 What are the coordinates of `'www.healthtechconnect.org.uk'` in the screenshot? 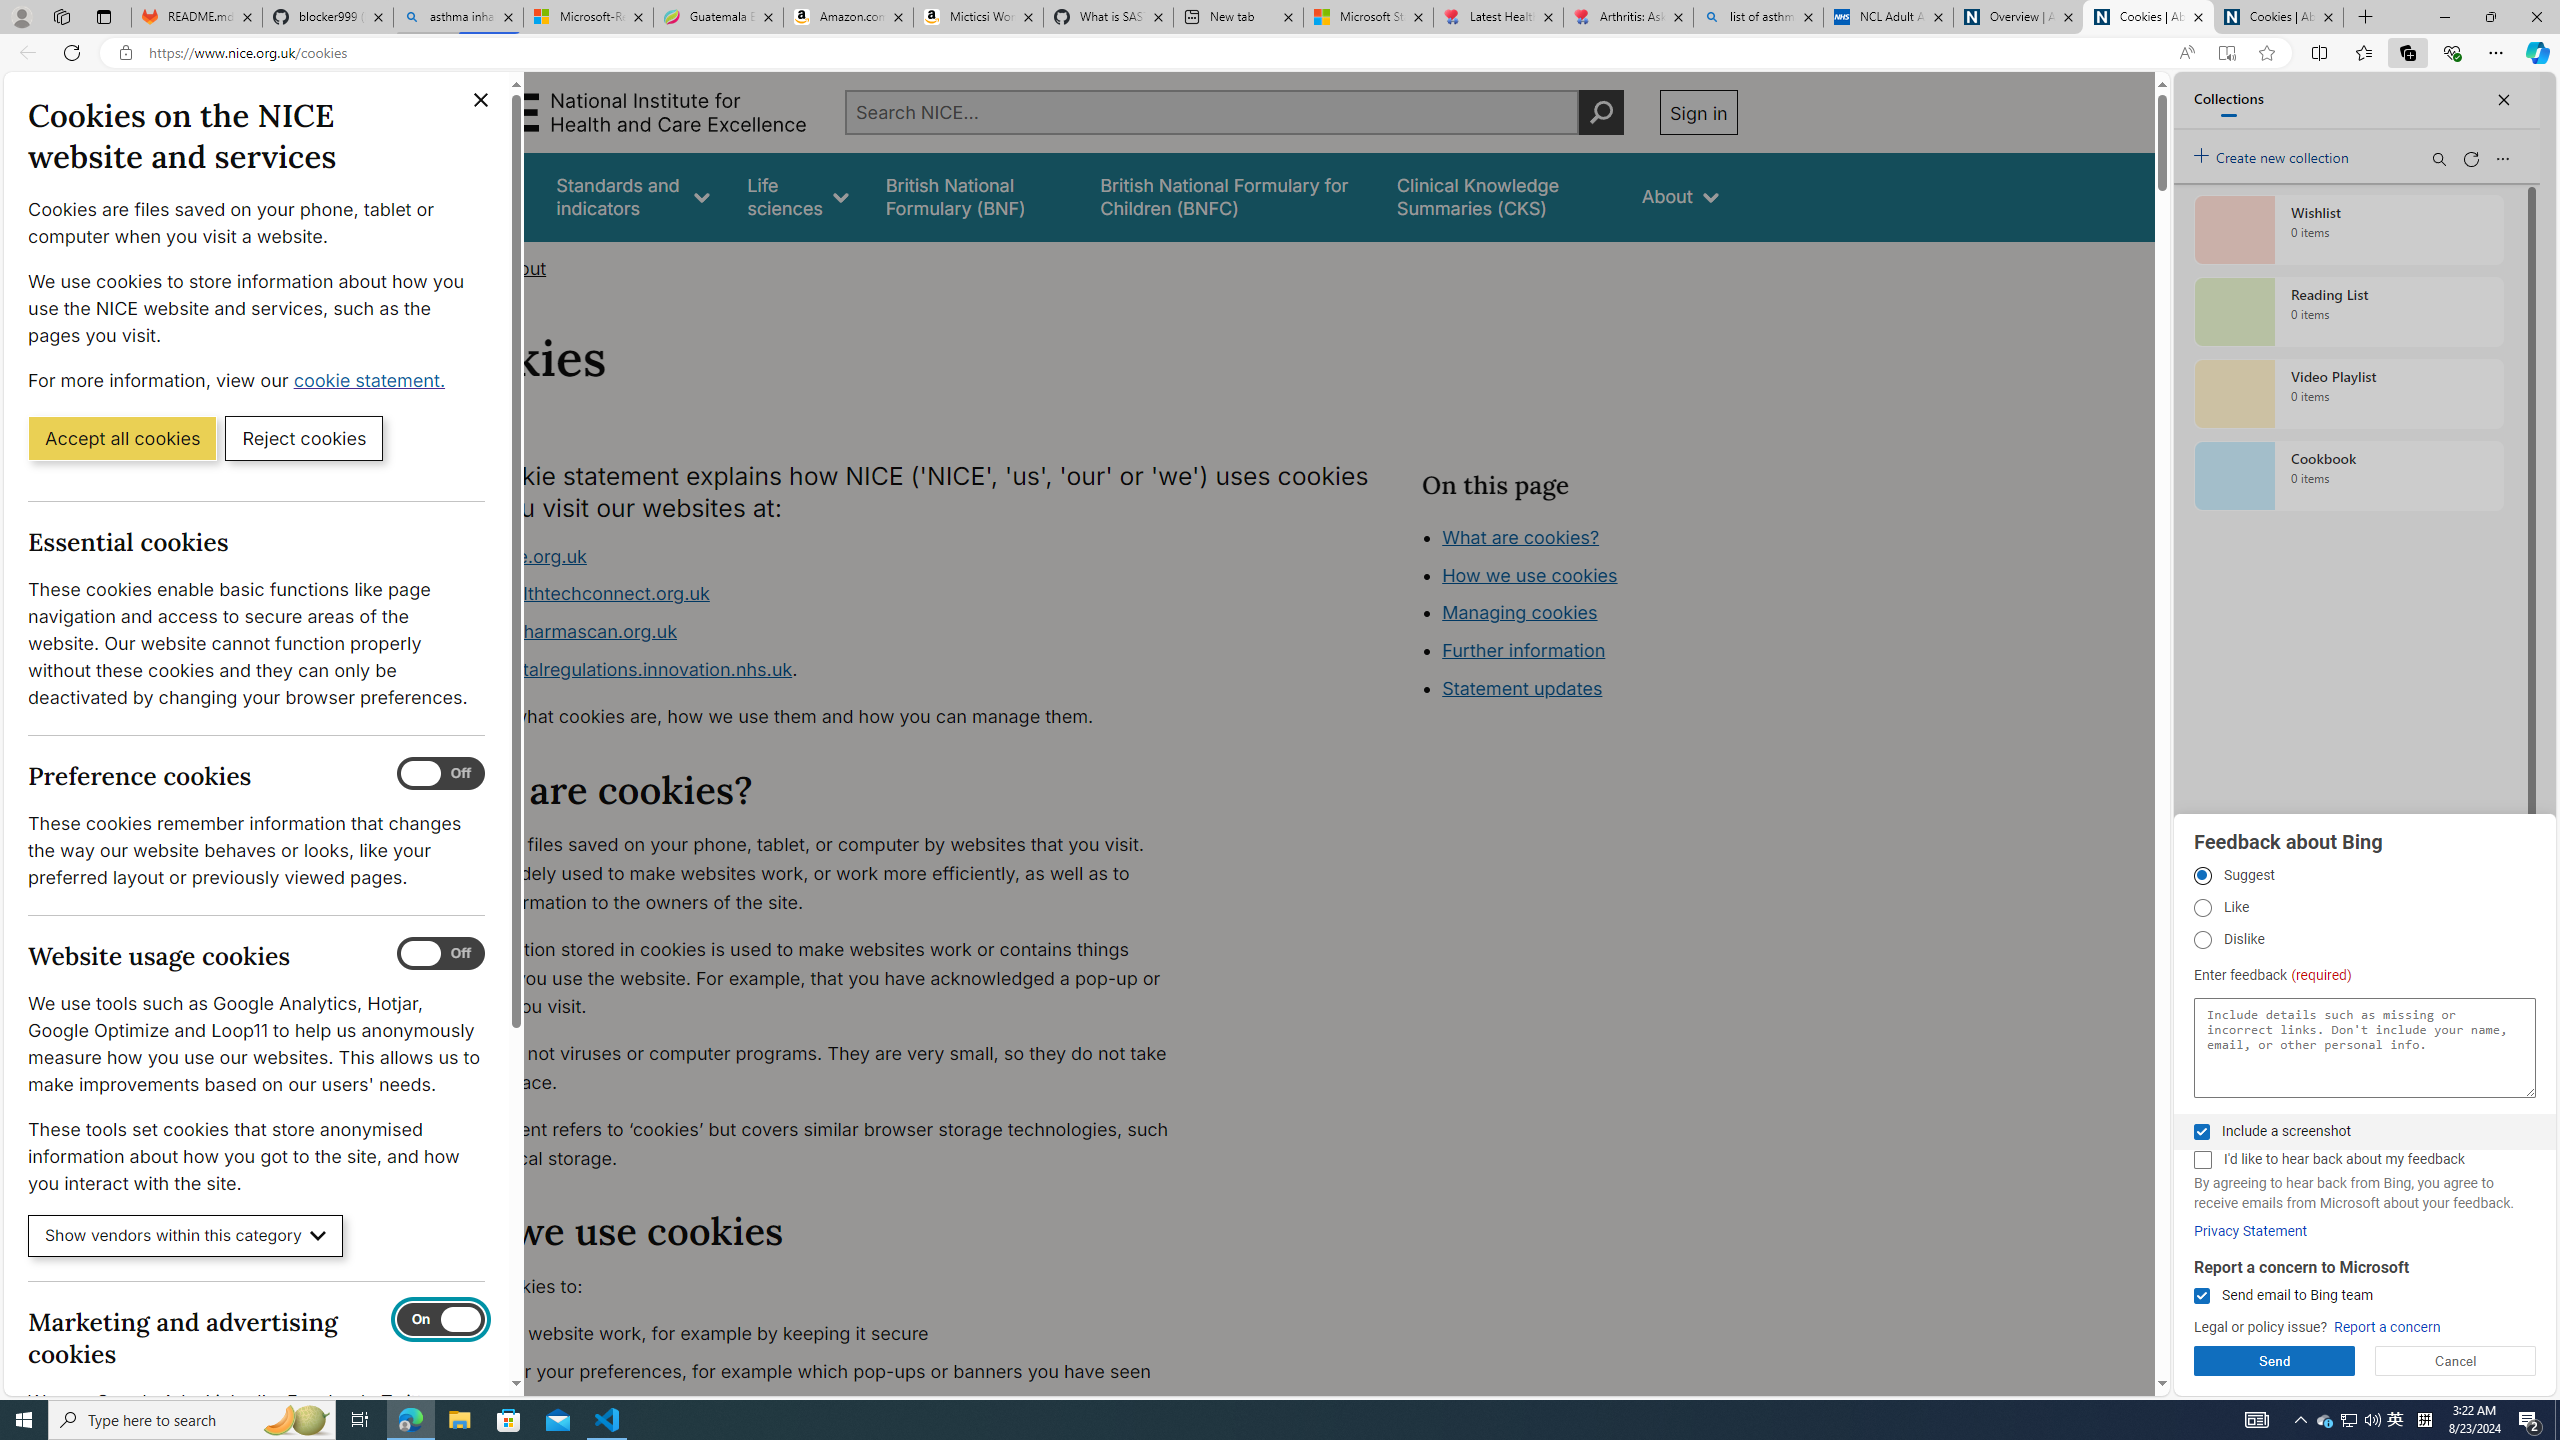 It's located at (575, 593).